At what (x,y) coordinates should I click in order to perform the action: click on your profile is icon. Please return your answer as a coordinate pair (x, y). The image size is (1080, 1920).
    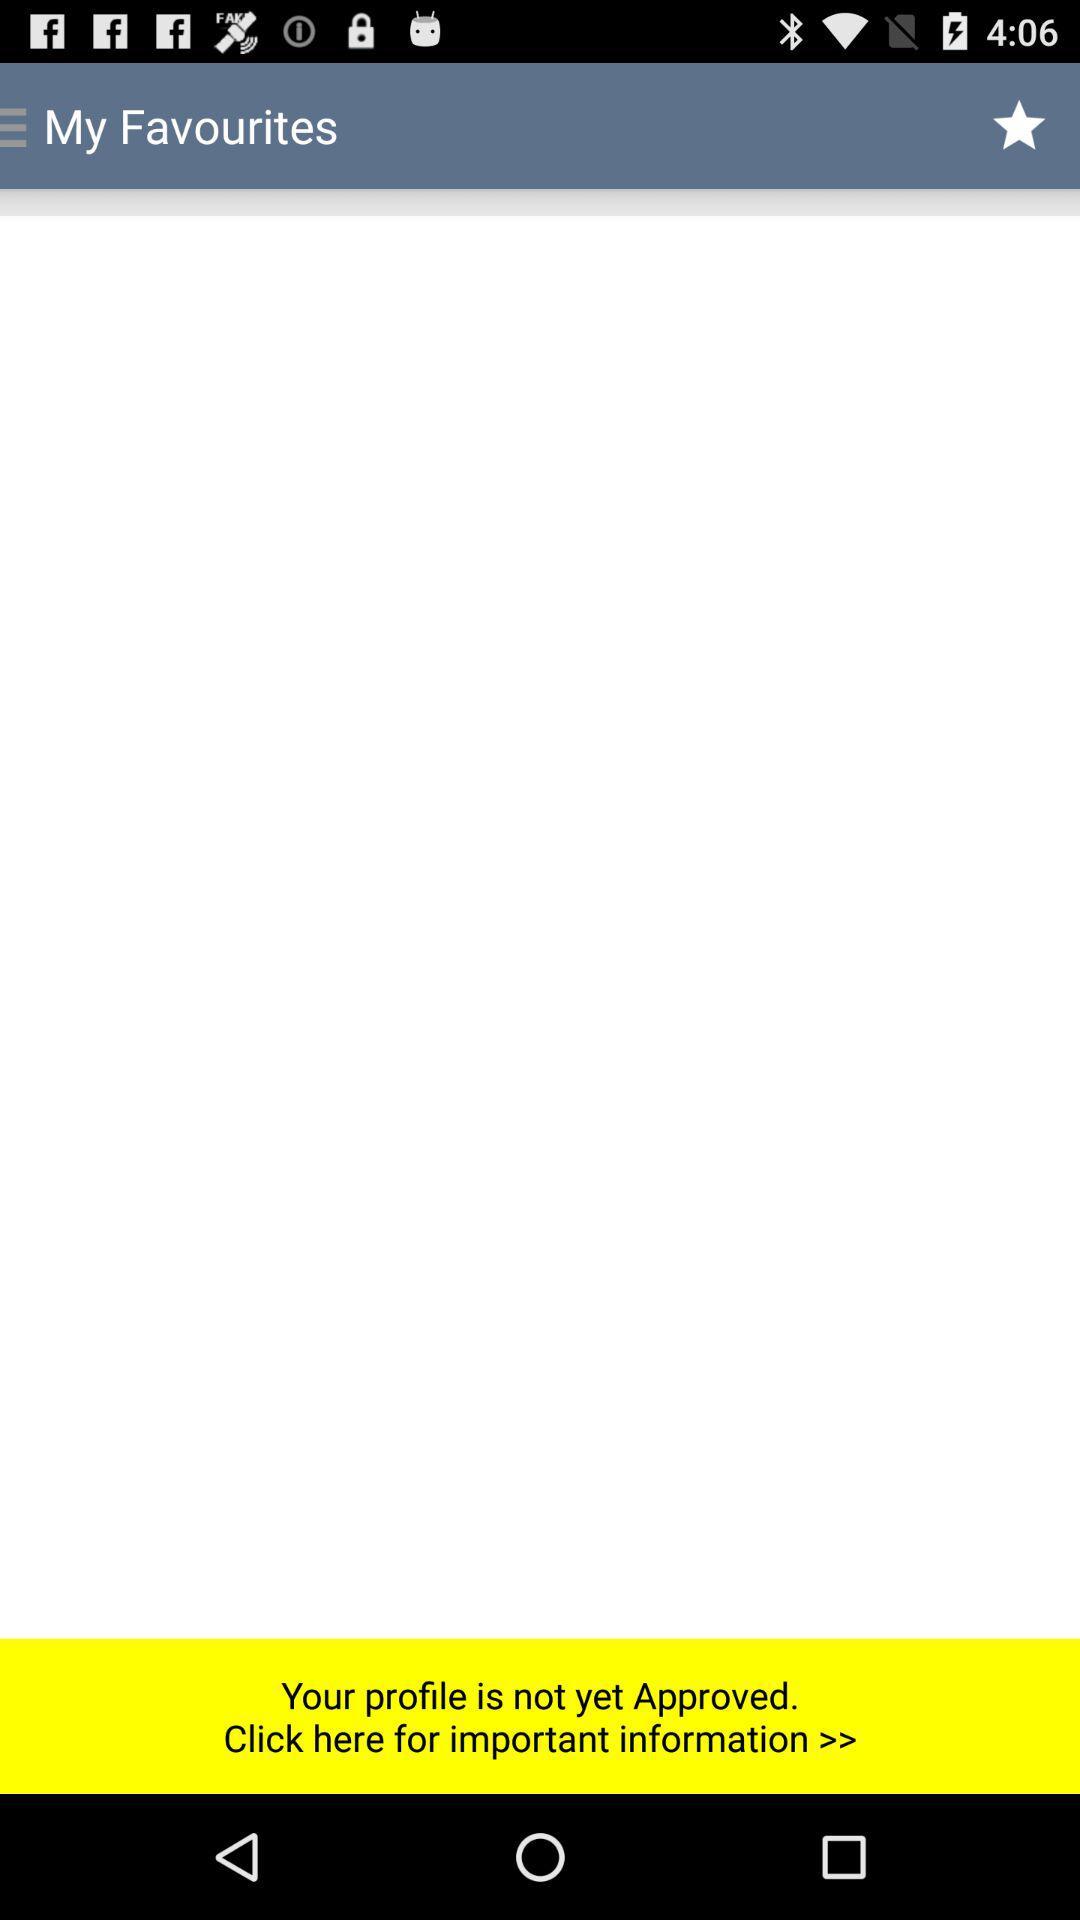
    Looking at the image, I should click on (540, 1715).